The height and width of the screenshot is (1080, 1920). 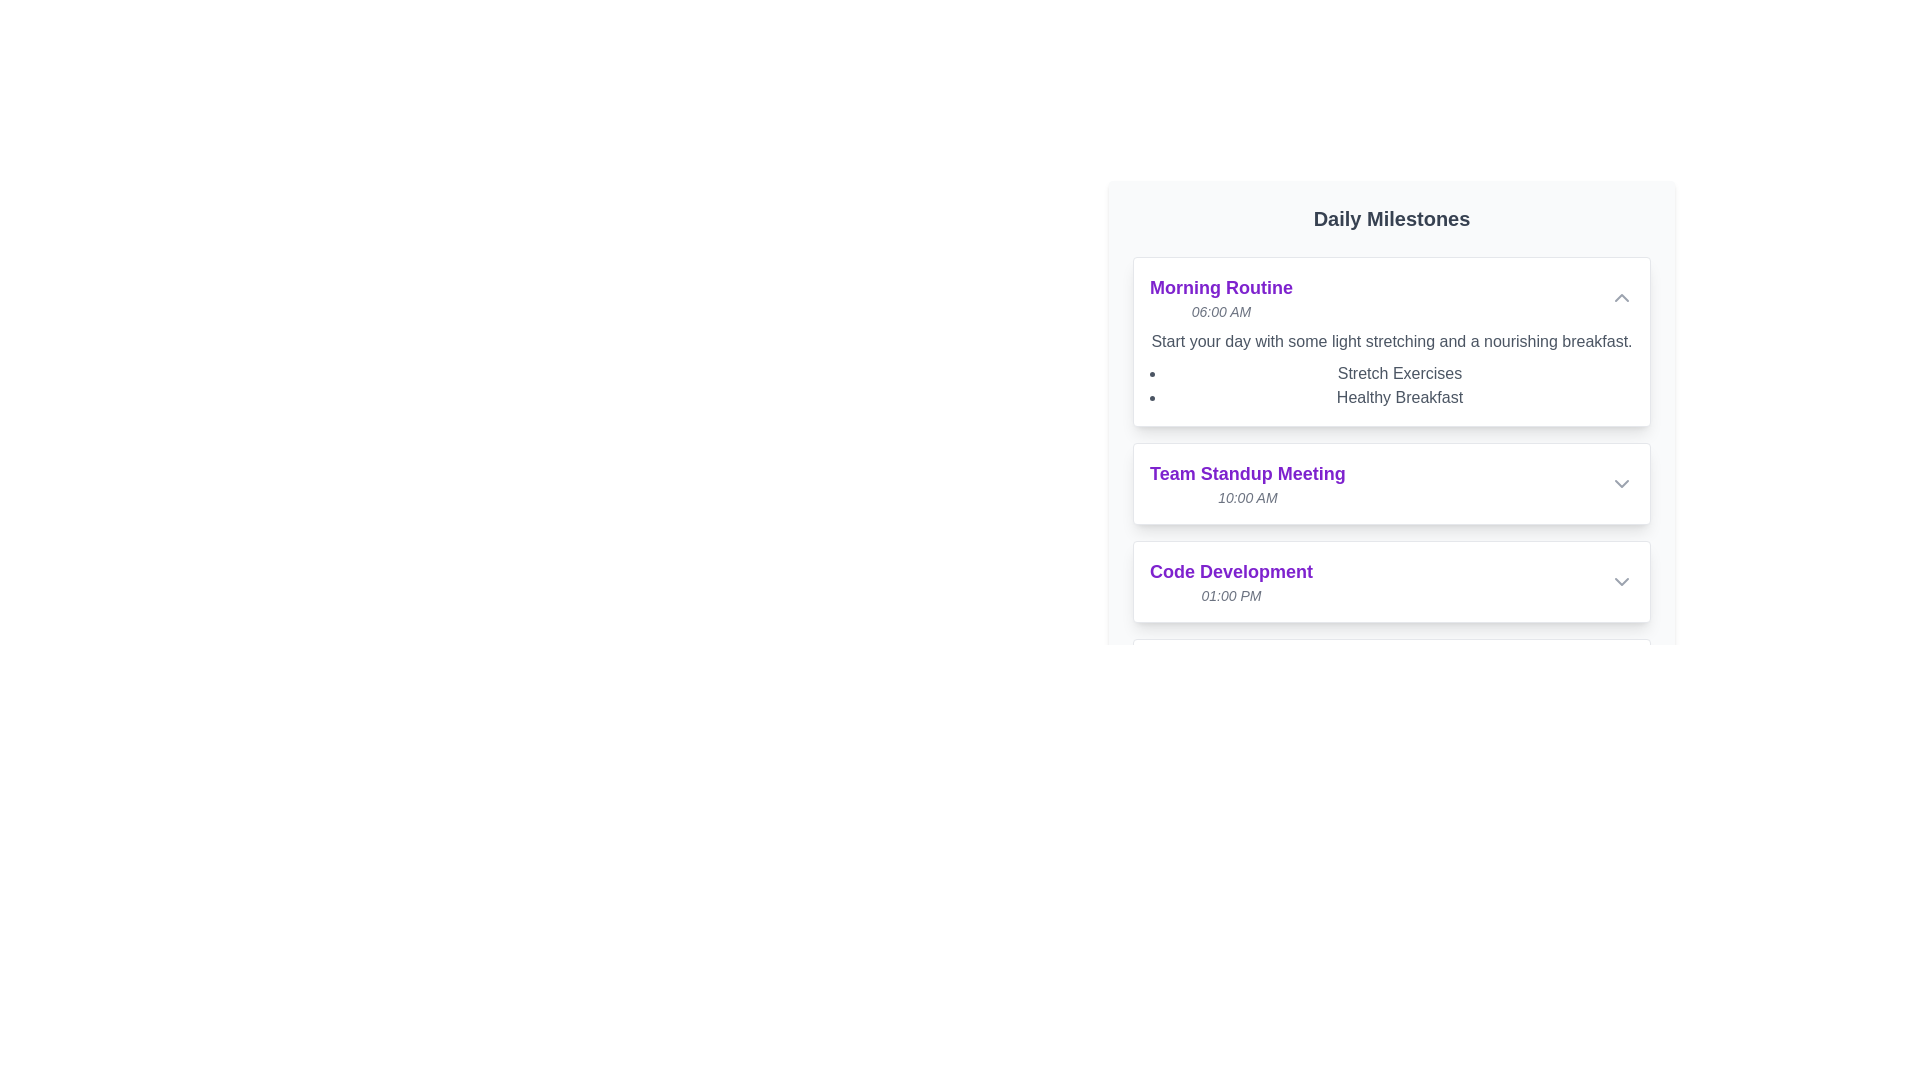 What do you see at coordinates (1220, 297) in the screenshot?
I see `text content of the title 'Morning Routine' and subtitle '06:00 AM' from the top-left Text element in the 'Daily Milestones' section` at bounding box center [1220, 297].